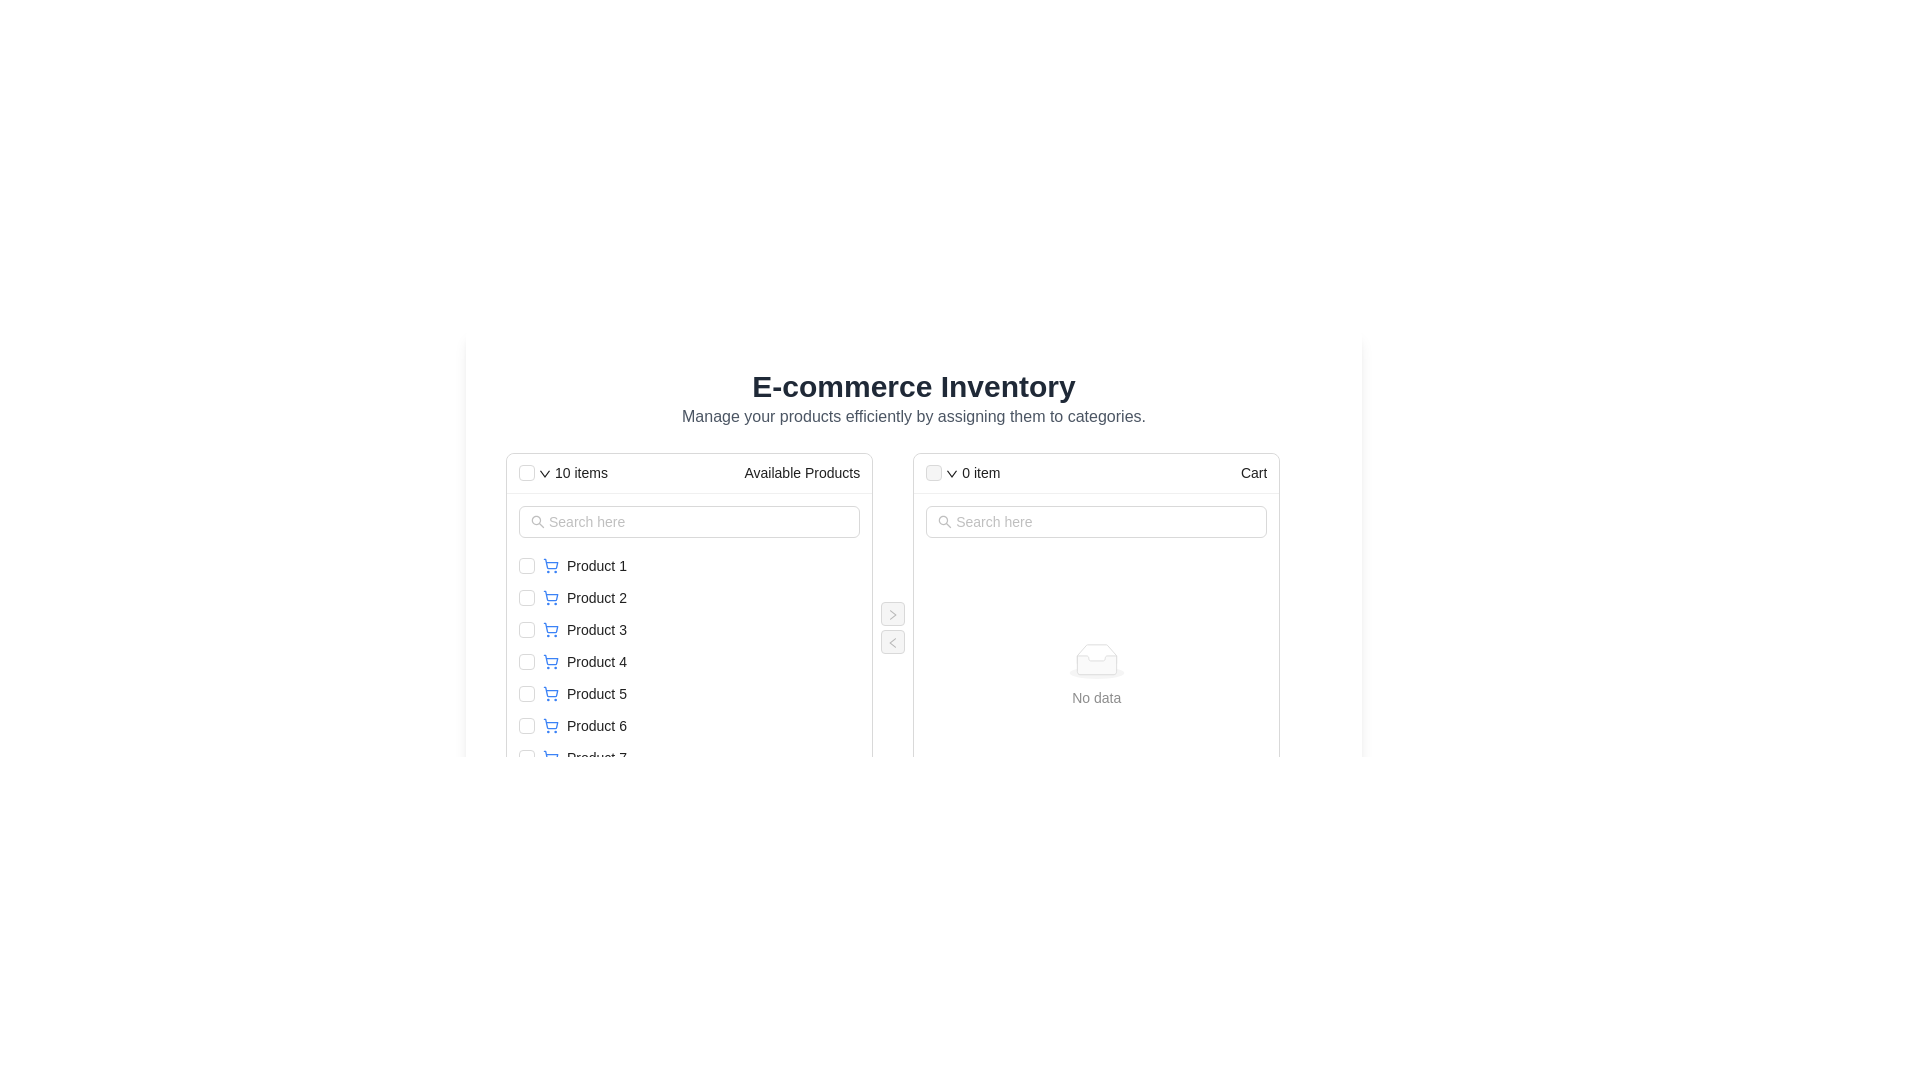  I want to click on the primary body of the shopping cart icon, which is a minimalistic line drawing located next to the text 'Product 6' in the product list, so click(551, 724).